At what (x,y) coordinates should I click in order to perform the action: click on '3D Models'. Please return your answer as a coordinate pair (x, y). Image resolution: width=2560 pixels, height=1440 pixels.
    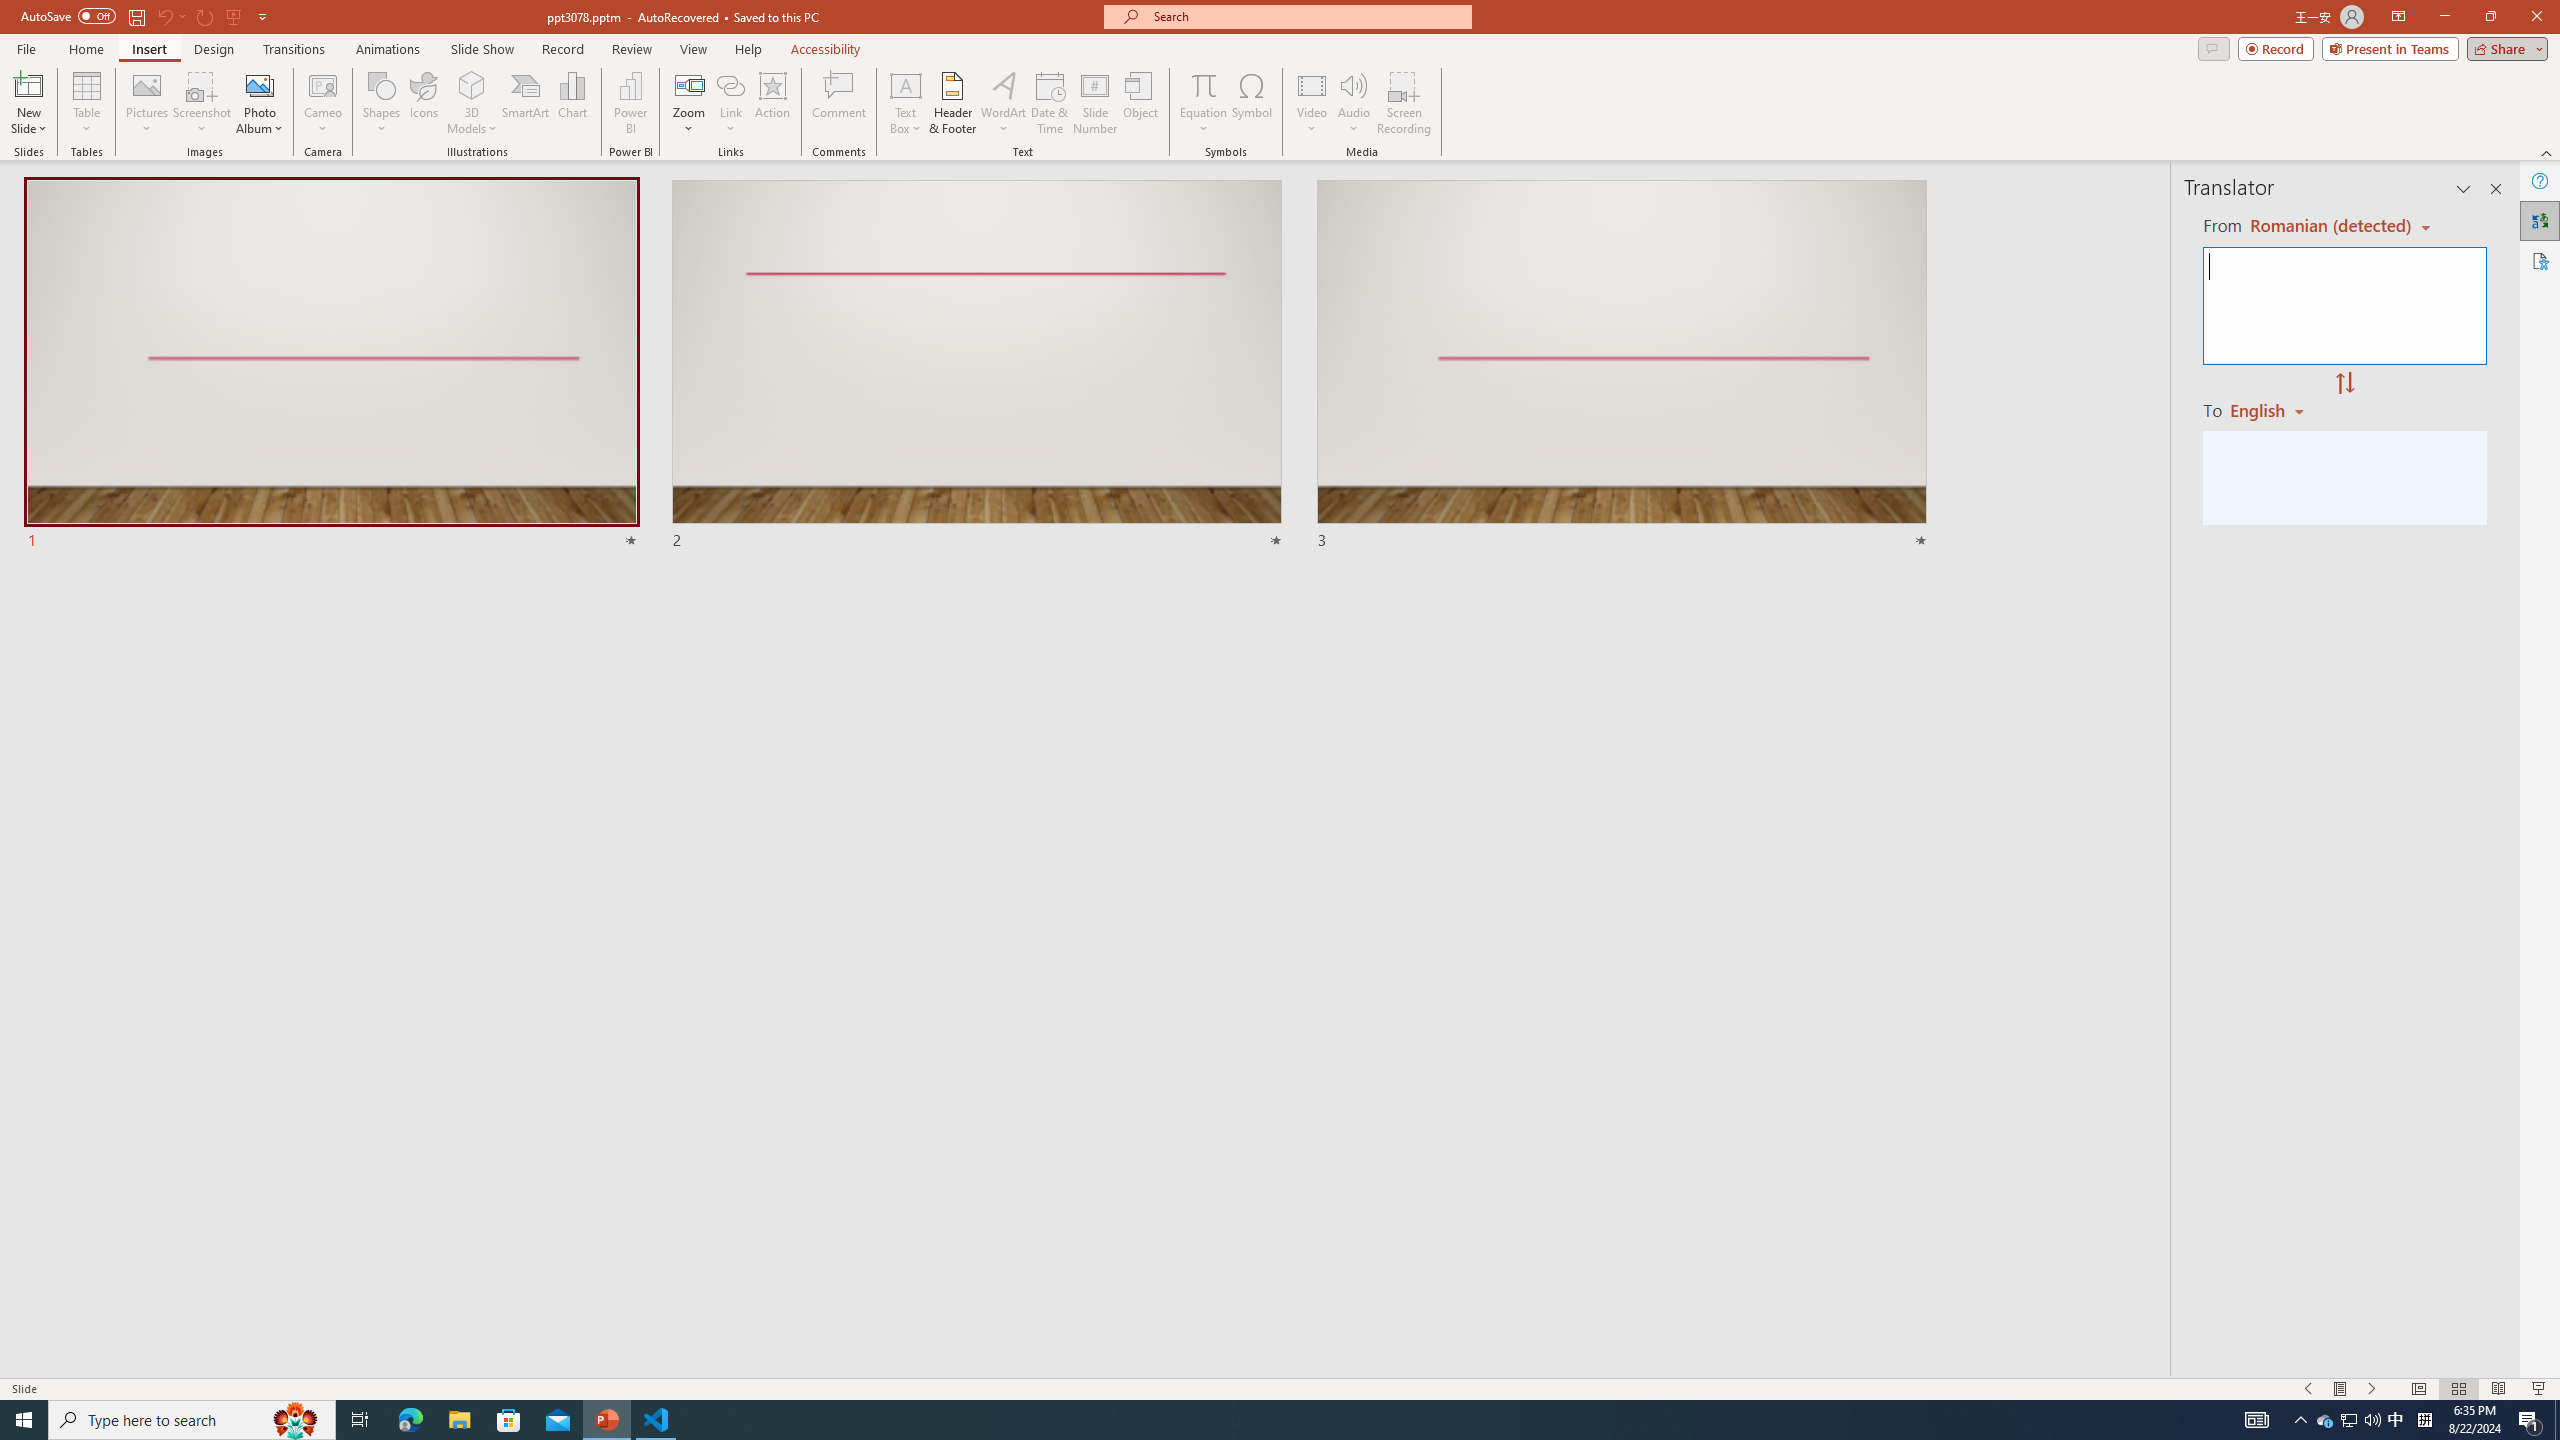
    Looking at the image, I should click on (472, 84).